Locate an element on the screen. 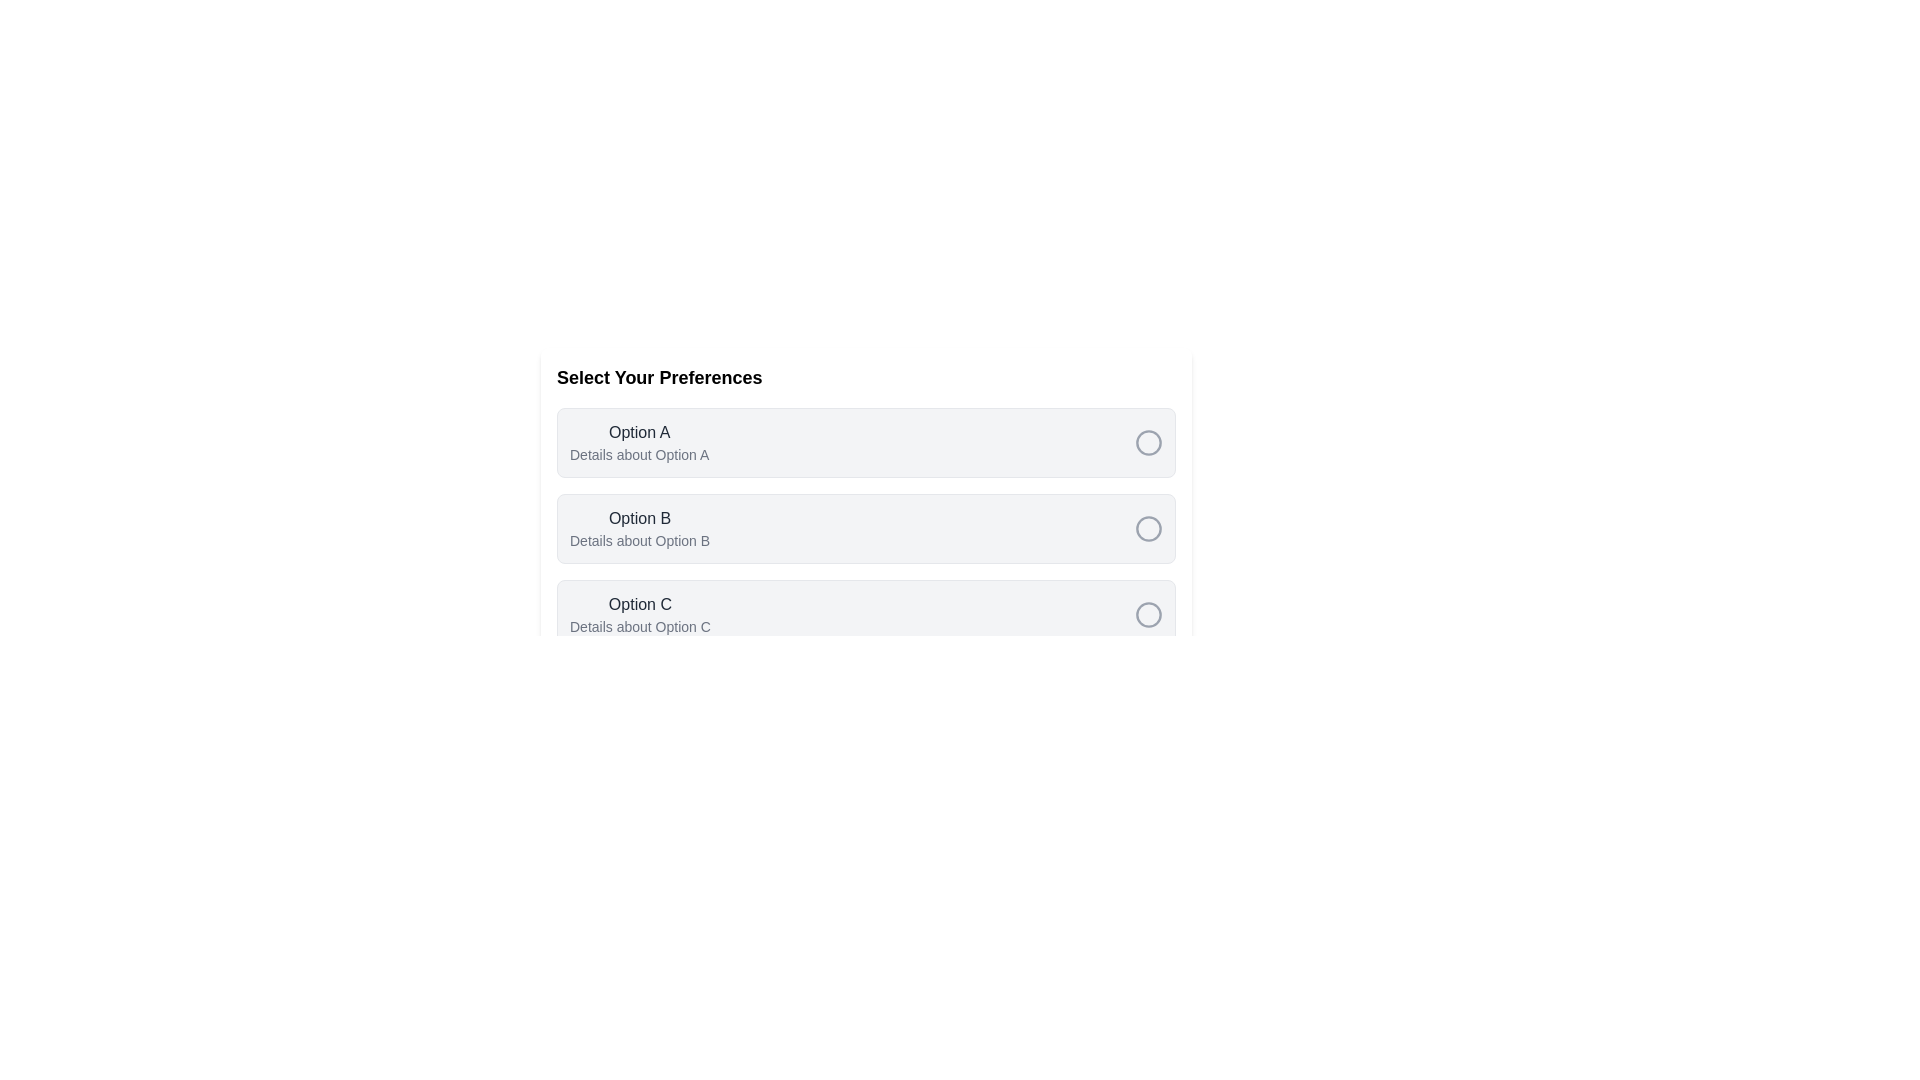 The width and height of the screenshot is (1920, 1080). the element Option A in the component is located at coordinates (638, 442).